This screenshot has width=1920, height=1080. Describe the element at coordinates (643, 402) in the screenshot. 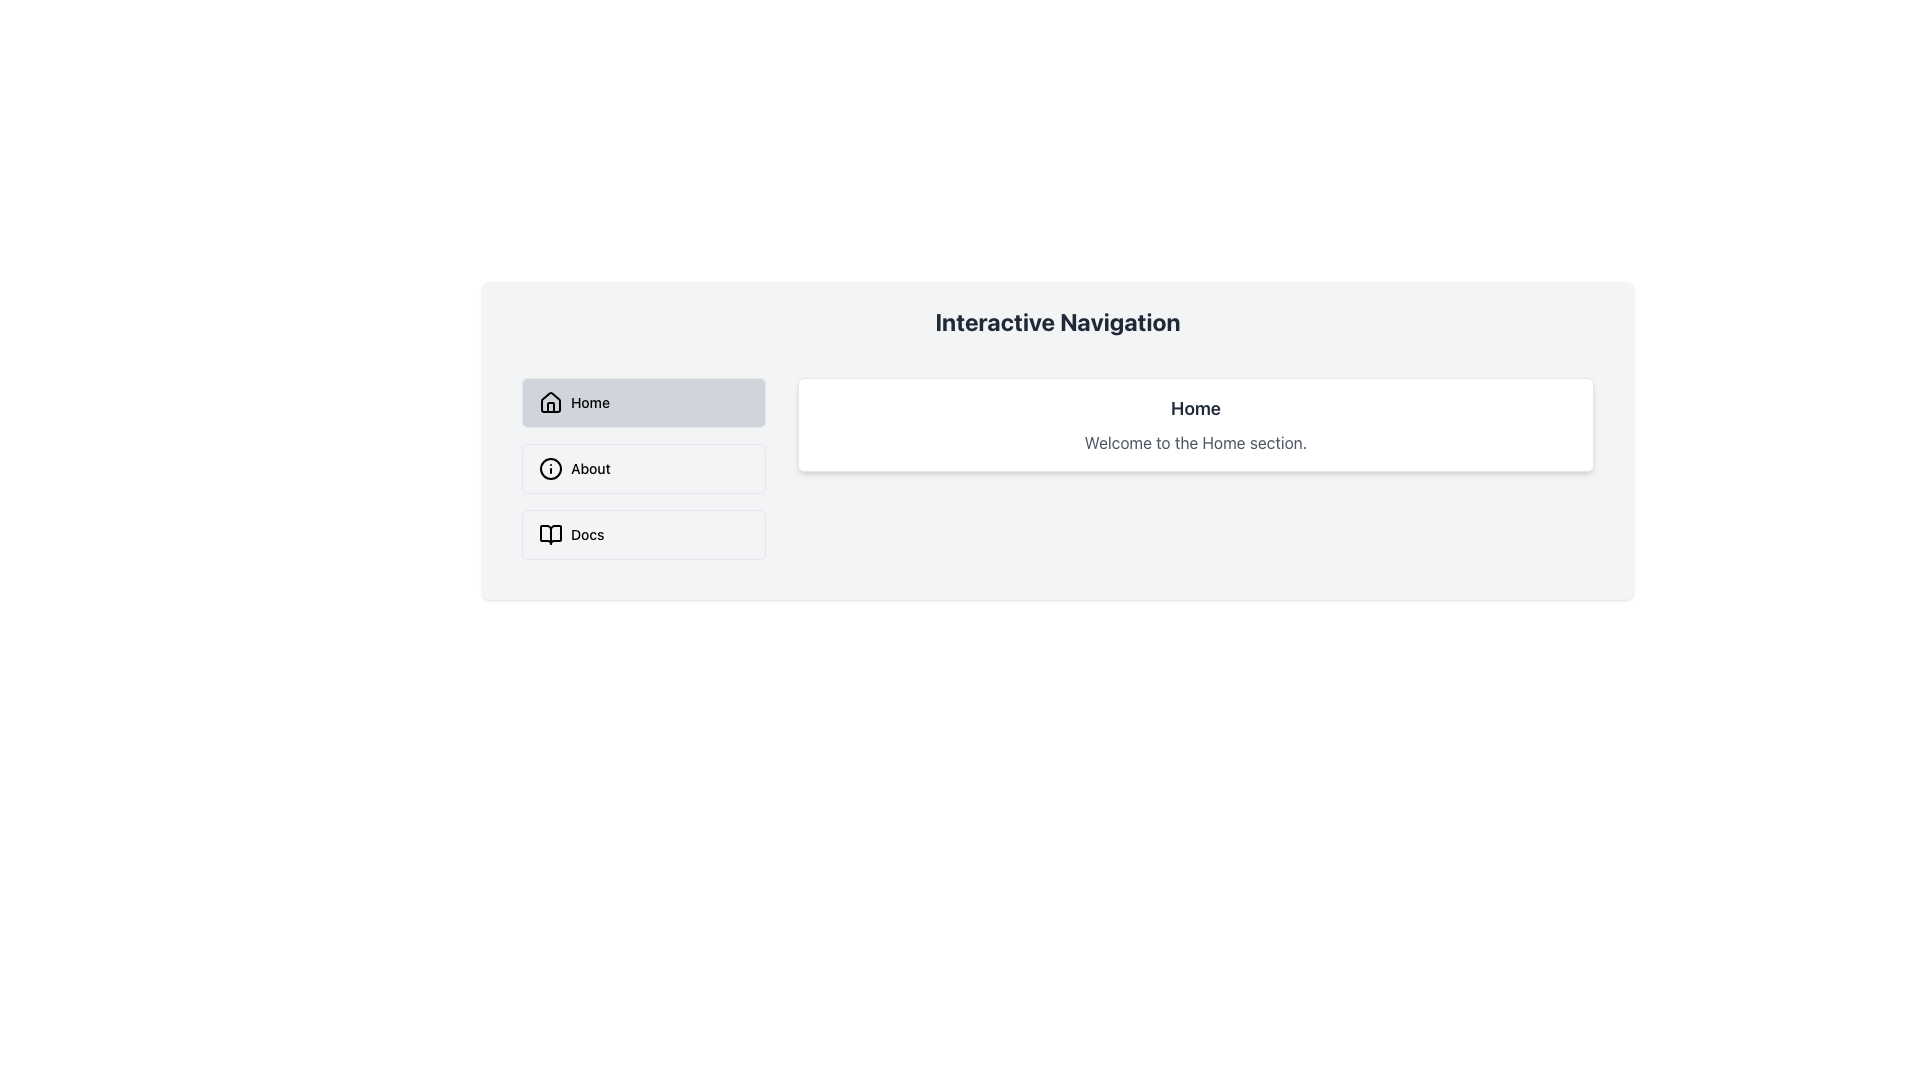

I see `the 'Home' navigation button, which is the first item in a vertical group of navigation buttons located in the left section of the interface` at that location.